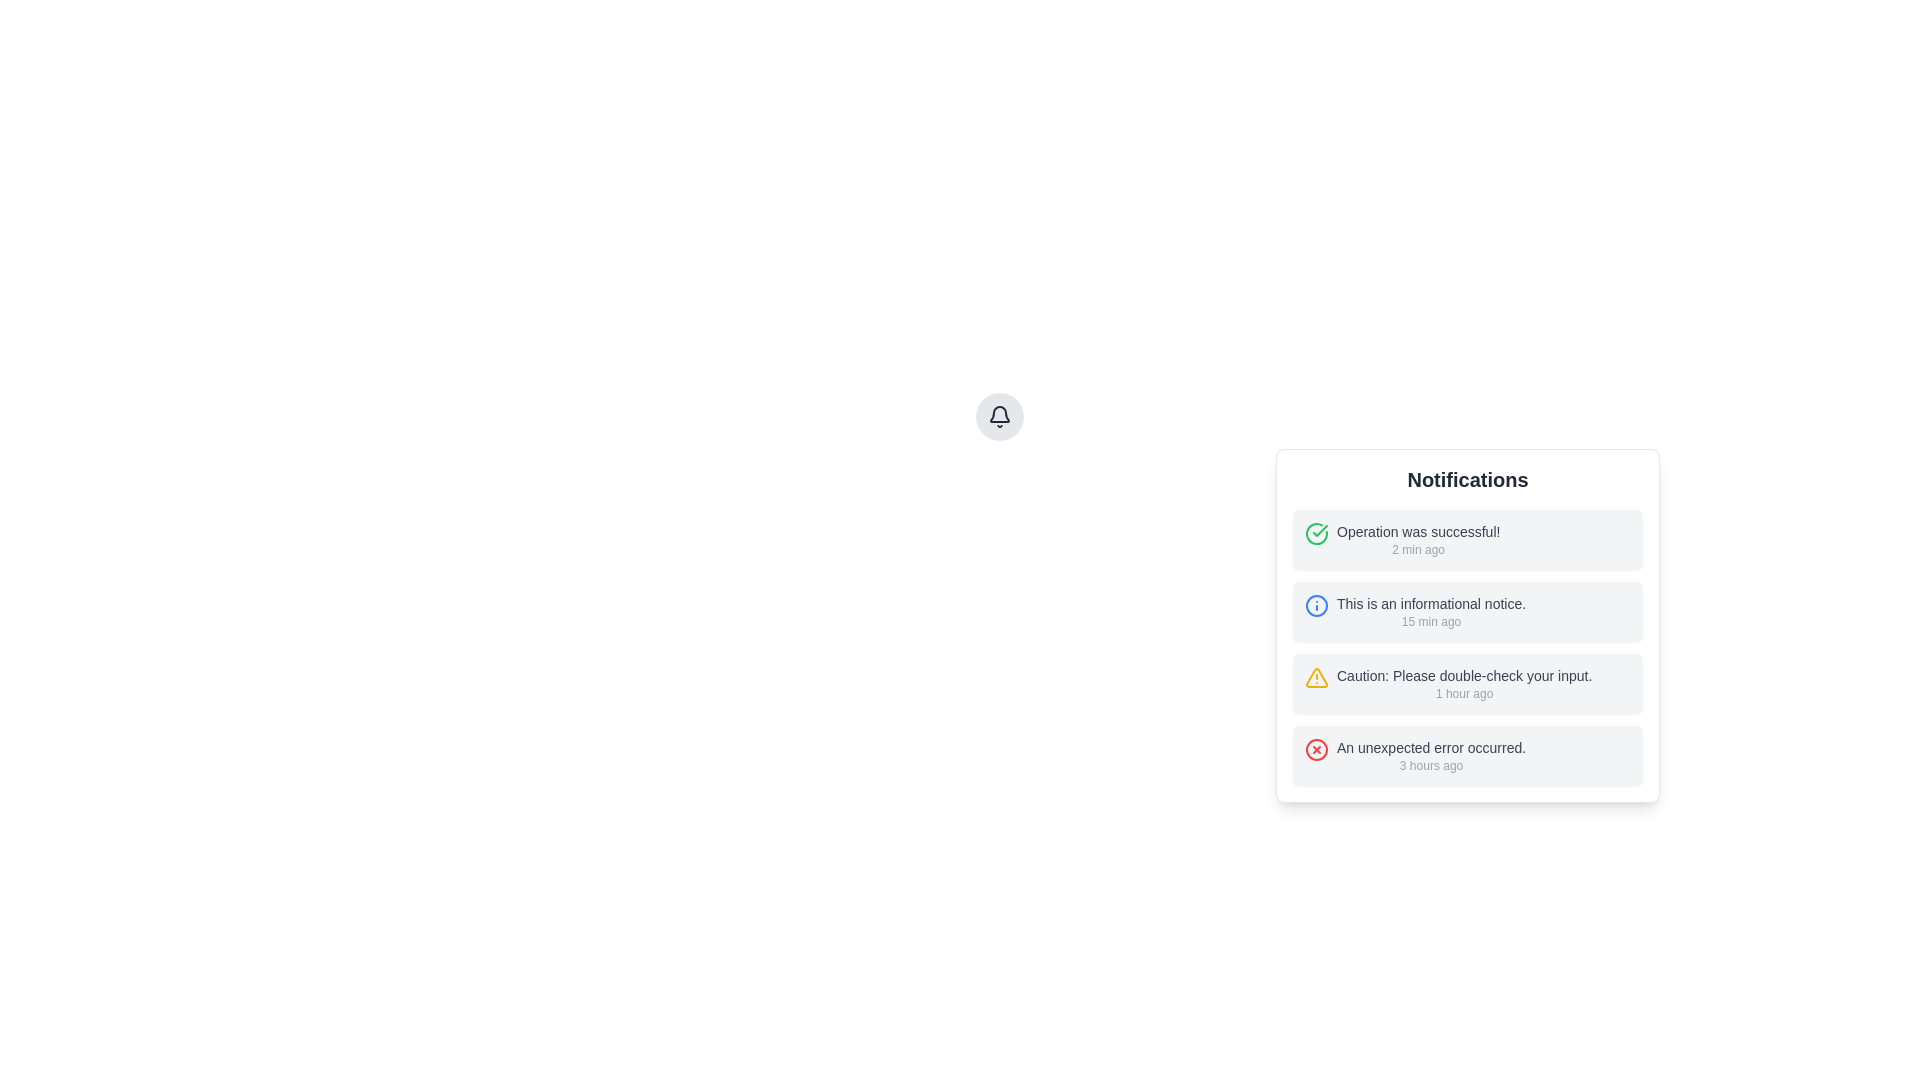 The height and width of the screenshot is (1080, 1920). I want to click on the warning indicator icon located at the left side of the notification text in the bottom-right section of the interface, so click(1316, 677).